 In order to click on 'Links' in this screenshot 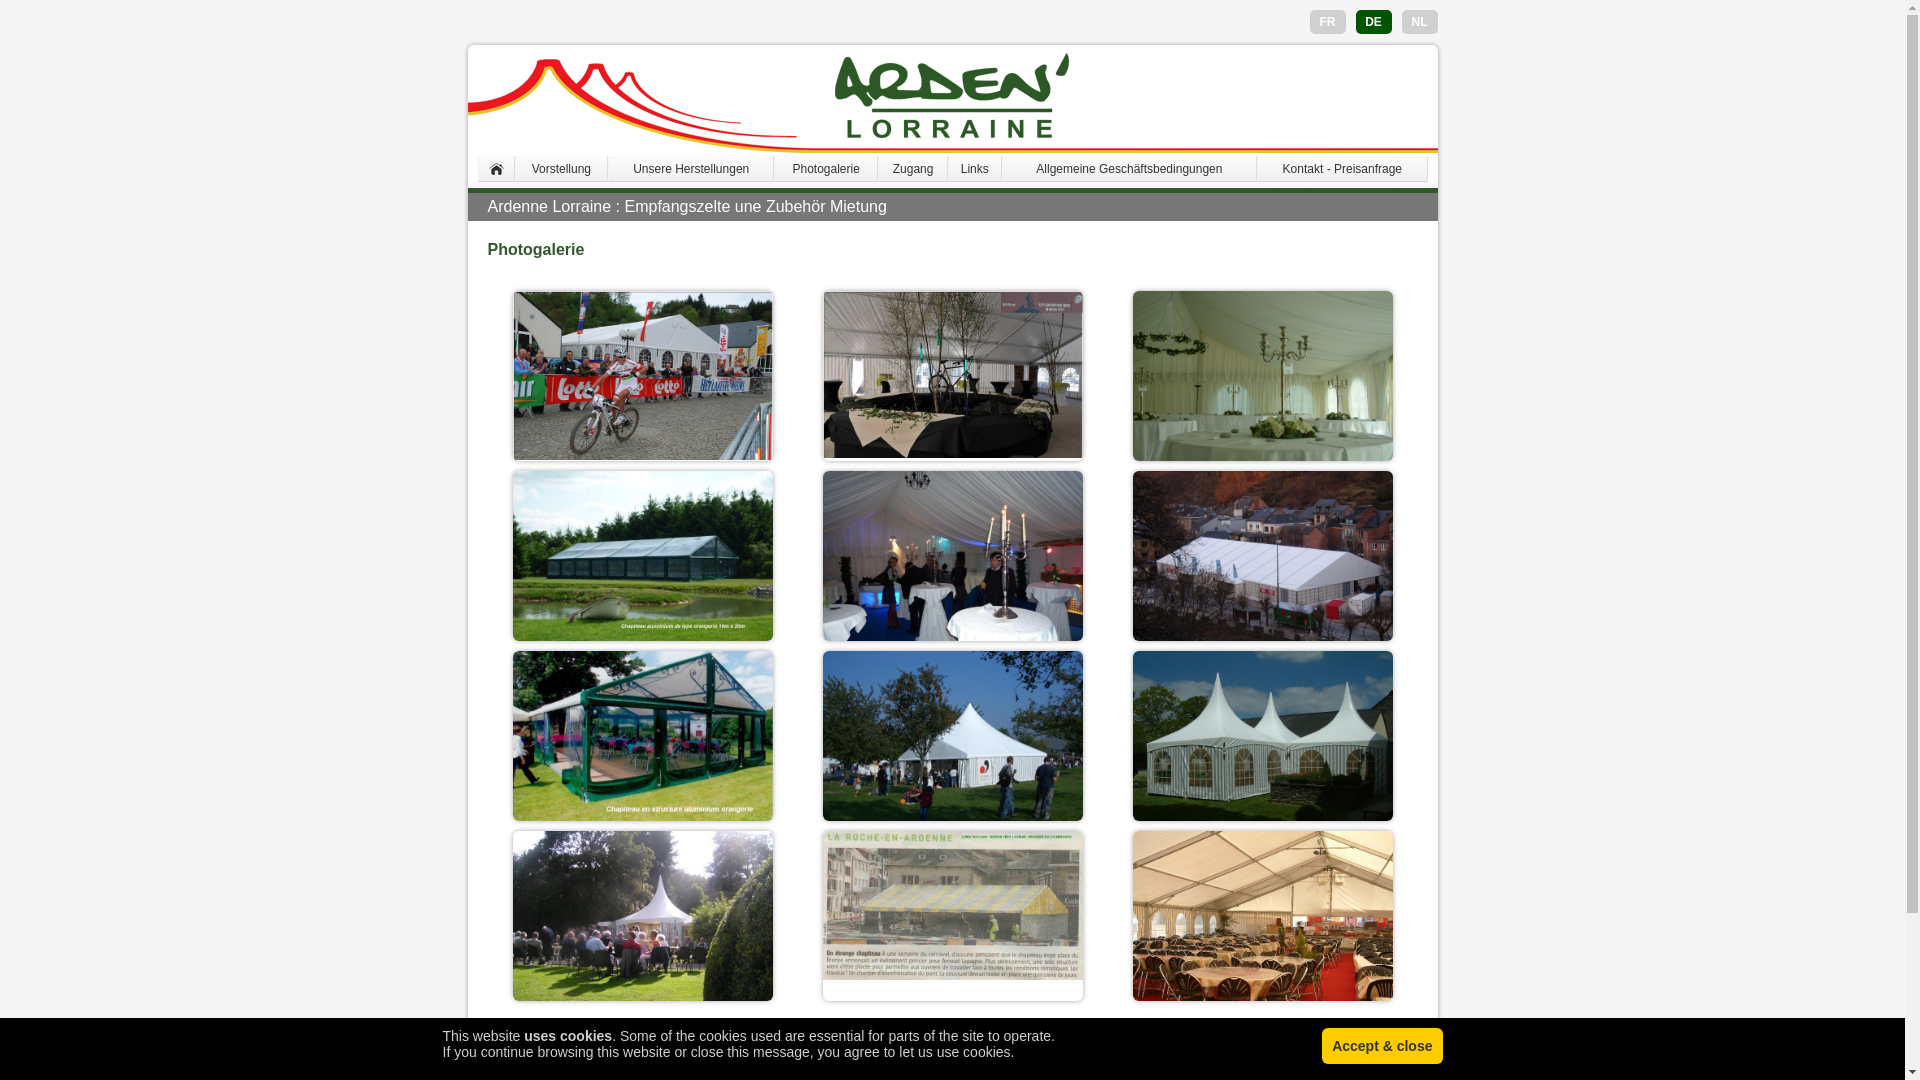, I will do `click(974, 168)`.